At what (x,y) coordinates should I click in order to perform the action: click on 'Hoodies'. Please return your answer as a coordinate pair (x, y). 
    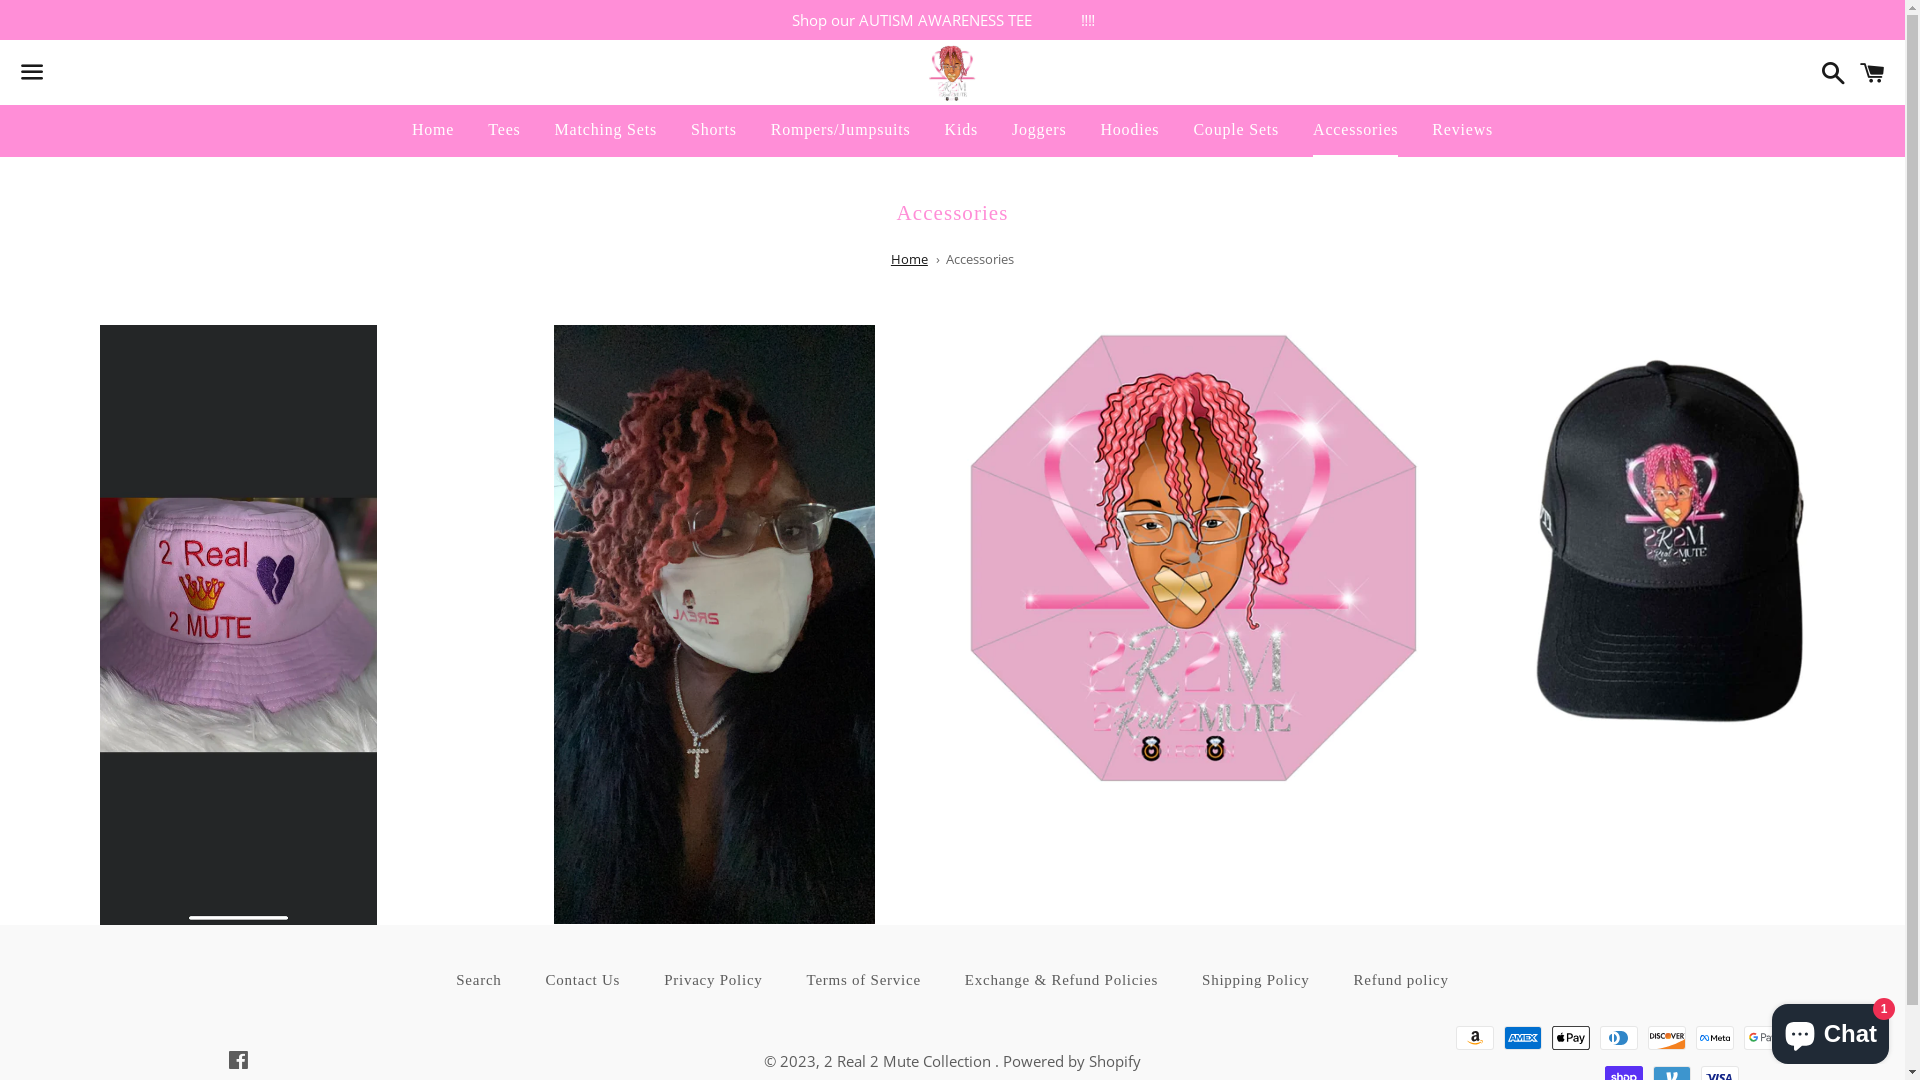
    Looking at the image, I should click on (1083, 130).